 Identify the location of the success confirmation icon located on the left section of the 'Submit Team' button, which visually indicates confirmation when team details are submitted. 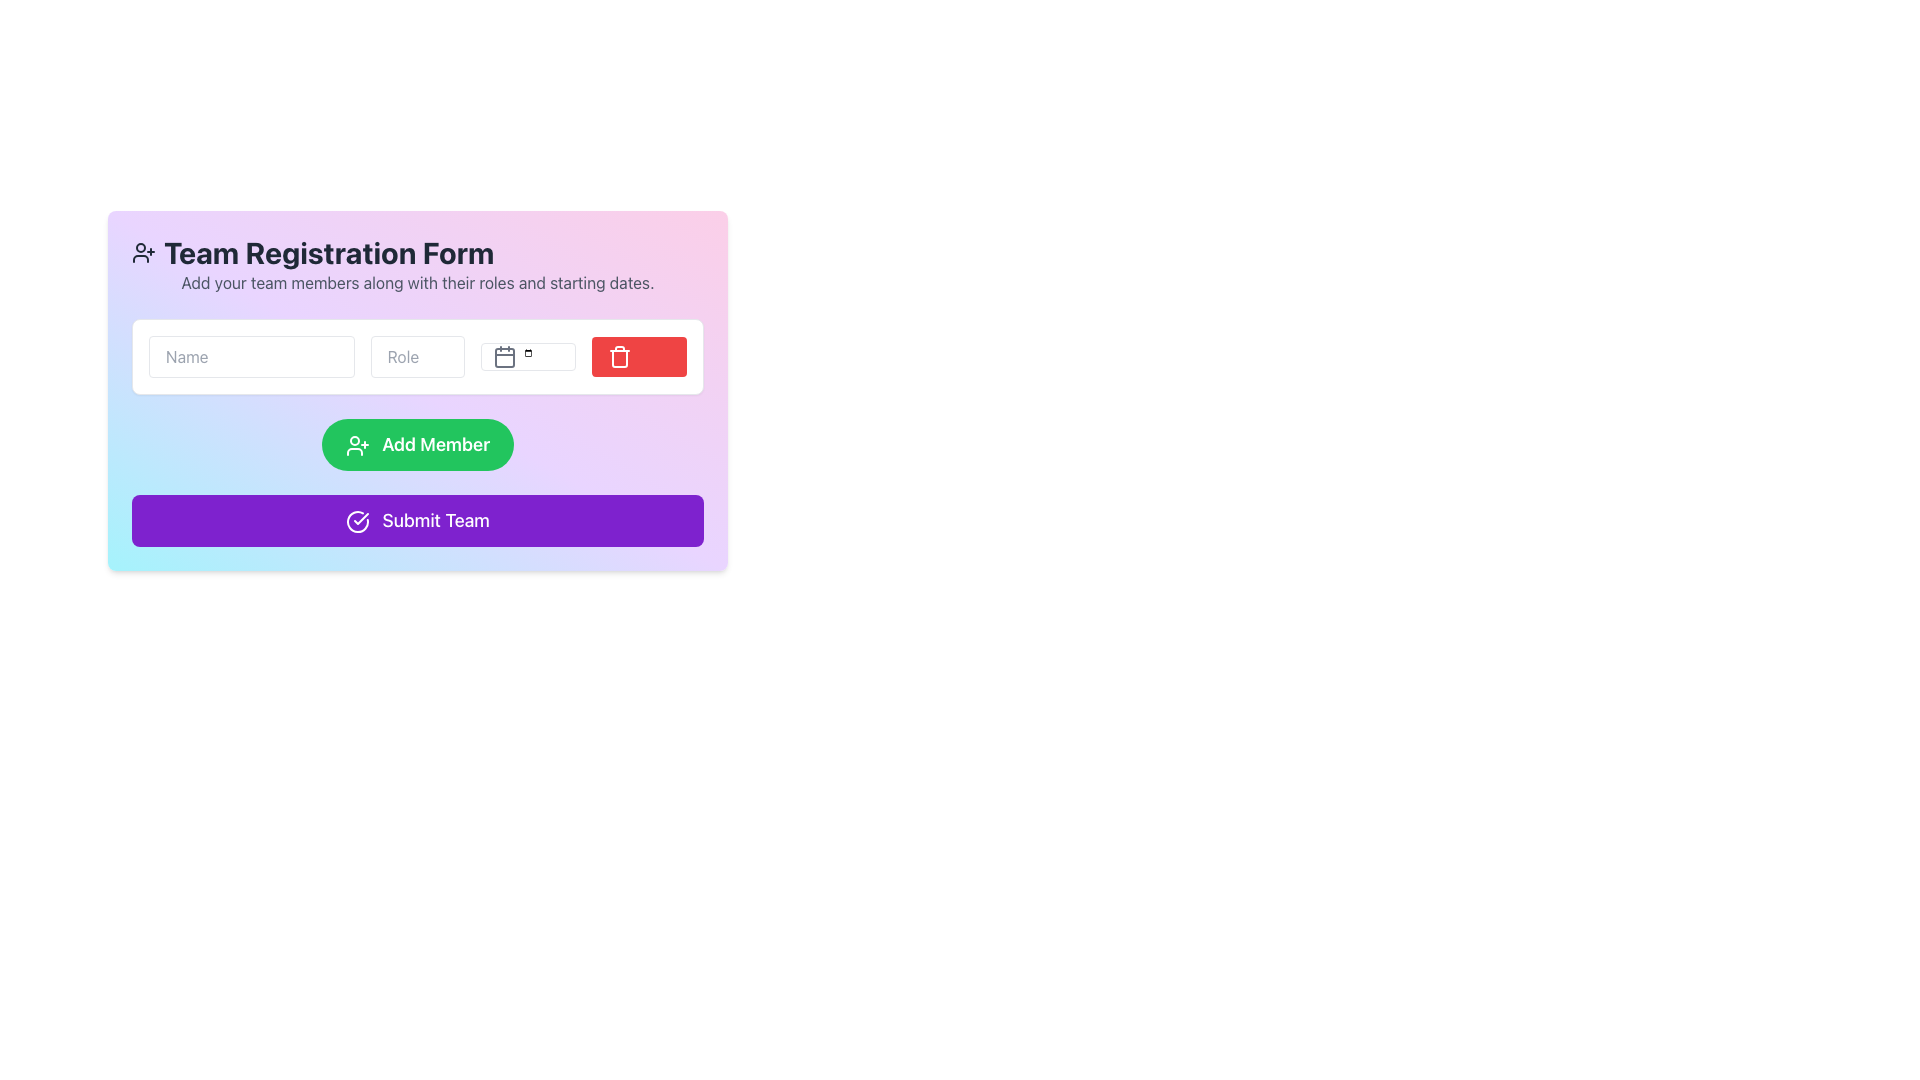
(358, 521).